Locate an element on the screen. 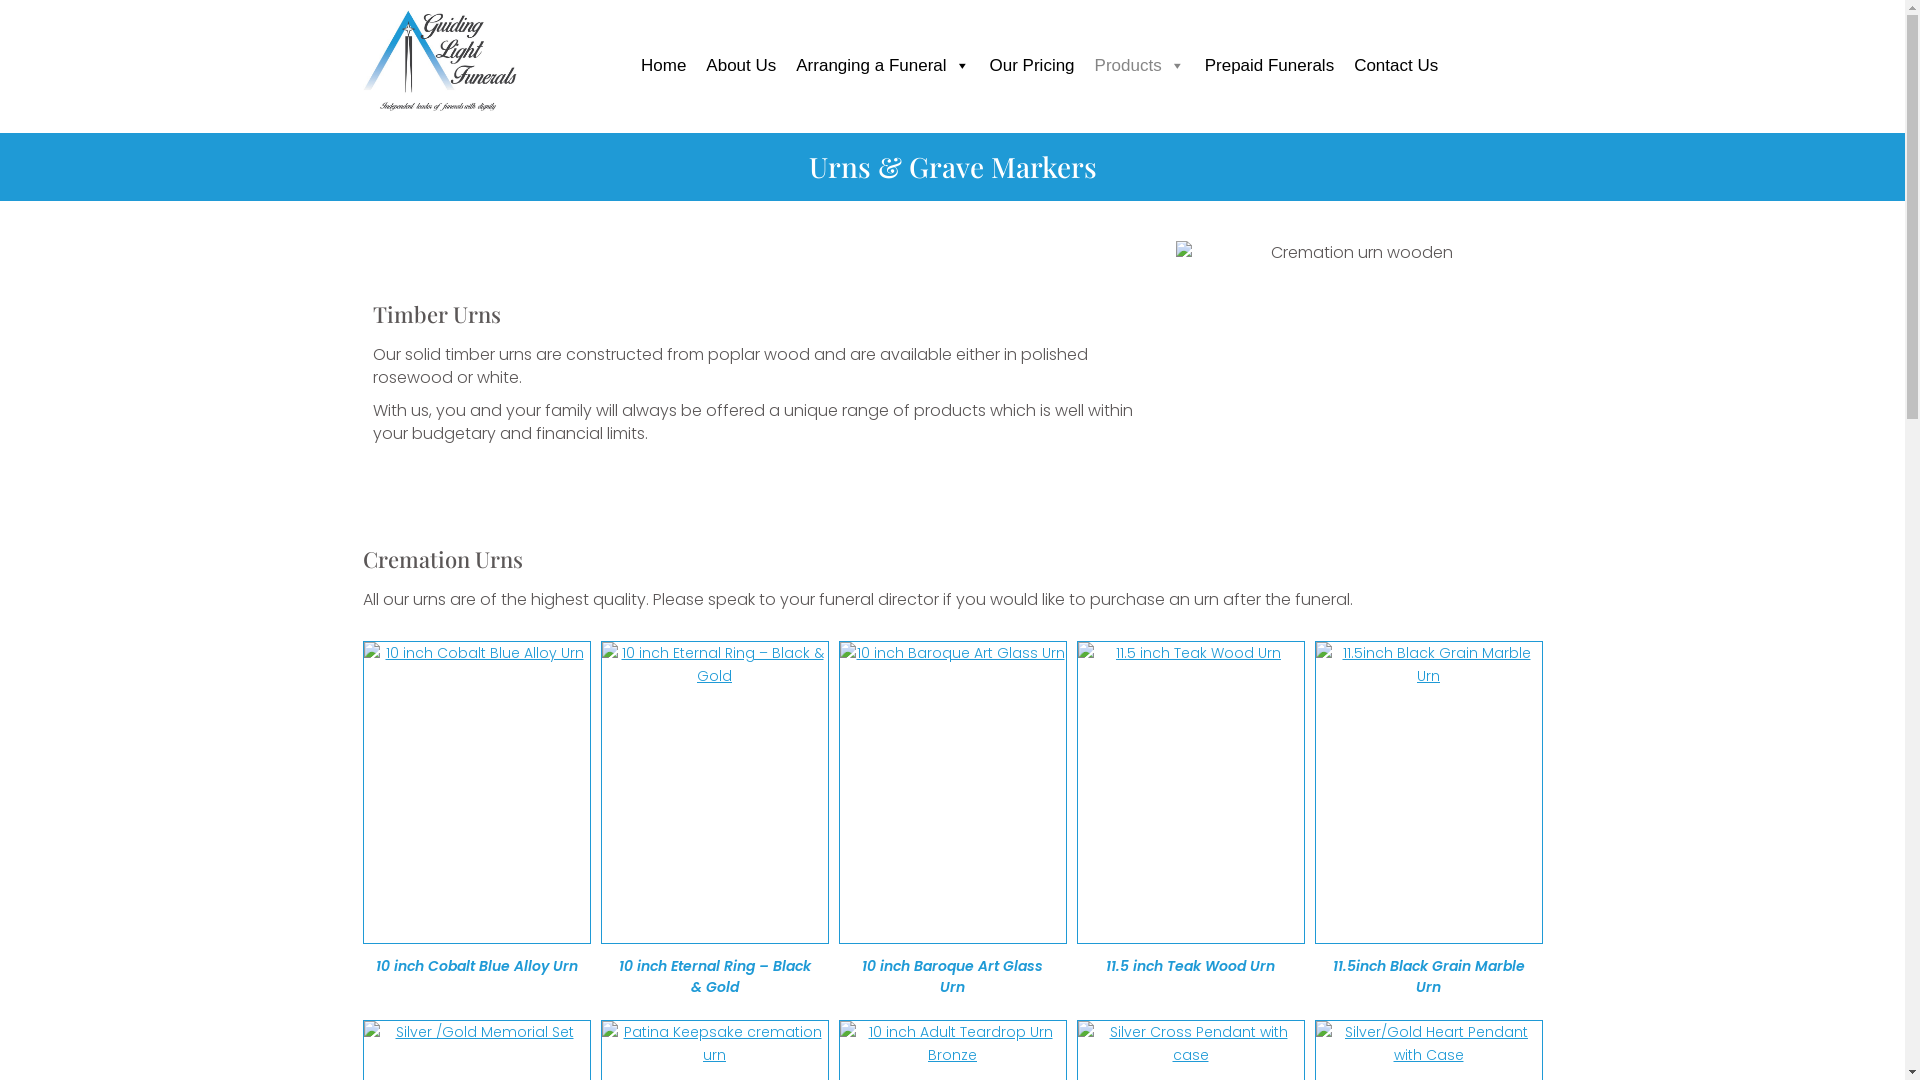 The width and height of the screenshot is (1920, 1080). 'About Us' is located at coordinates (739, 64).